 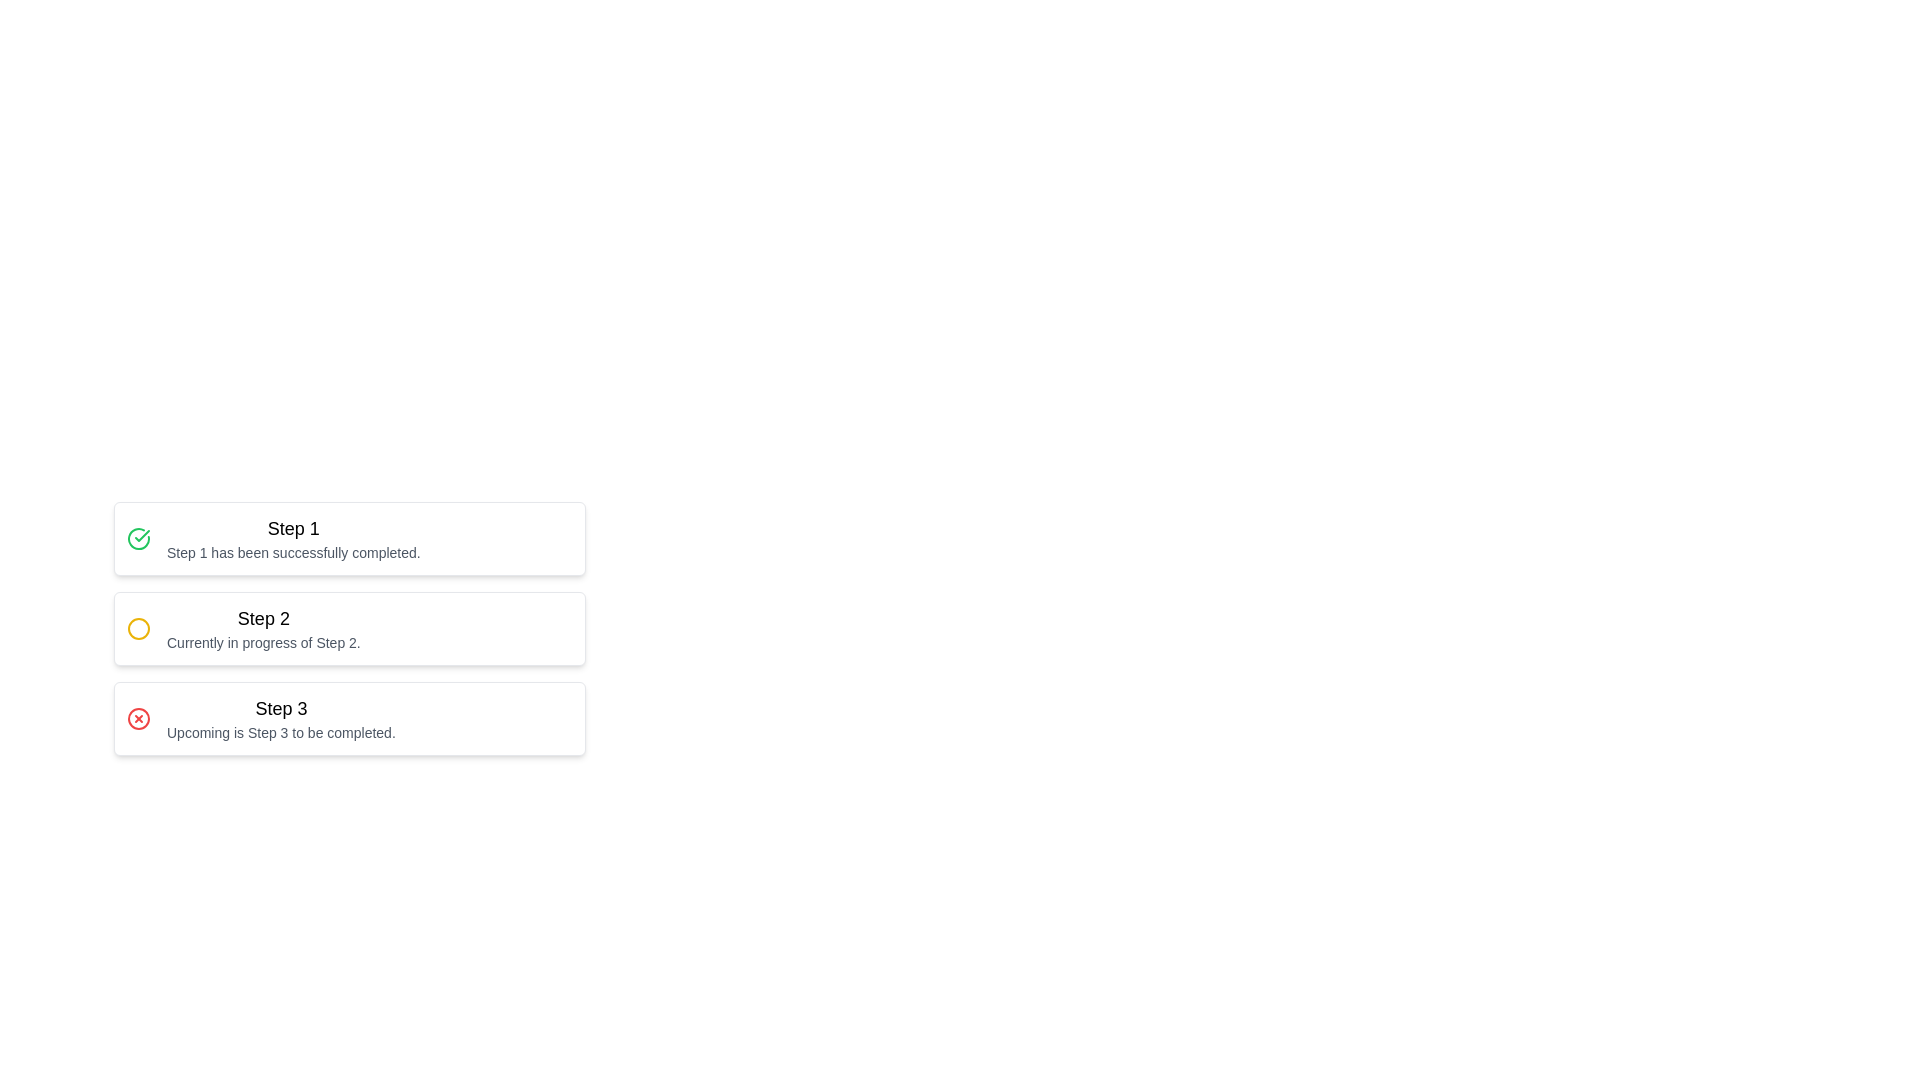 I want to click on the 'Step 2' text label, which displays the text in a bold font style and is positioned as the second item in a vertical list of step items, so click(x=262, y=617).